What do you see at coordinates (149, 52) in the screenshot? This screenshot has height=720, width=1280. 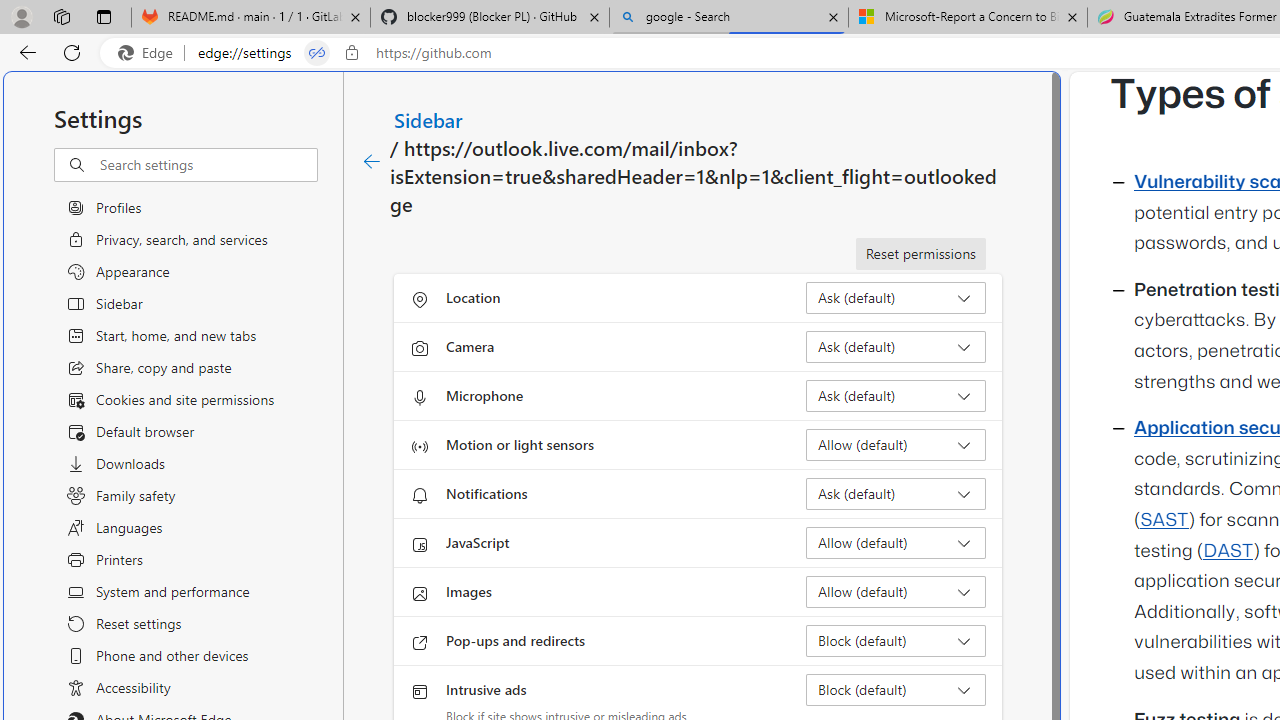 I see `'Edge'` at bounding box center [149, 52].